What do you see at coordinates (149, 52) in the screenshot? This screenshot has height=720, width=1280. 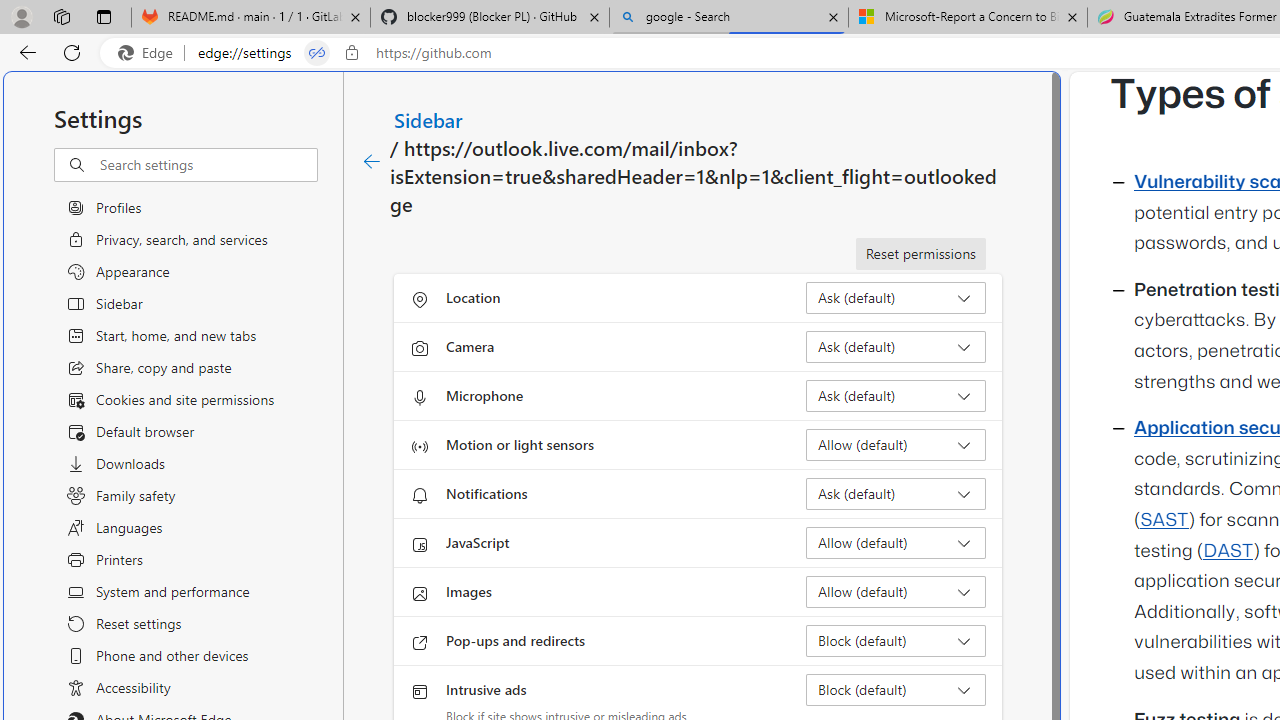 I see `'Edge'` at bounding box center [149, 52].